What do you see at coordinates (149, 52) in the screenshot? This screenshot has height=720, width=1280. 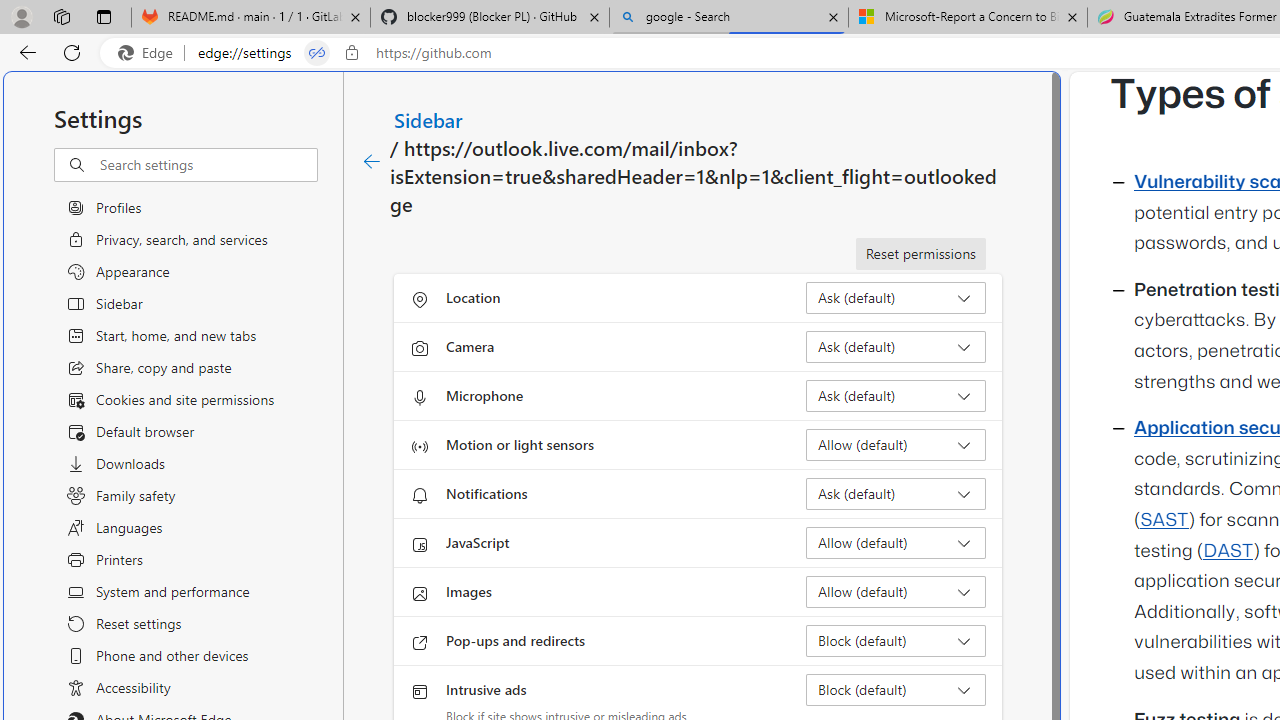 I see `'Edge'` at bounding box center [149, 52].